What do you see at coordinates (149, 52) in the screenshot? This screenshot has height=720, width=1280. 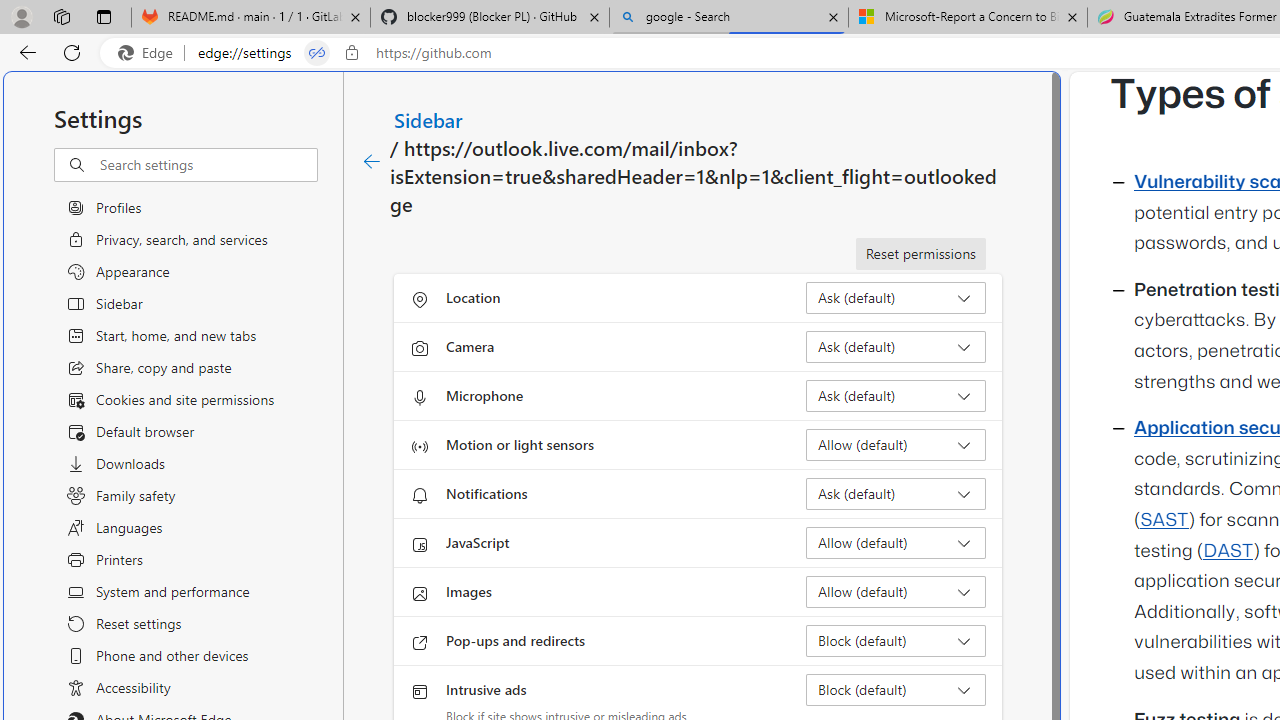 I see `'Edge'` at bounding box center [149, 52].